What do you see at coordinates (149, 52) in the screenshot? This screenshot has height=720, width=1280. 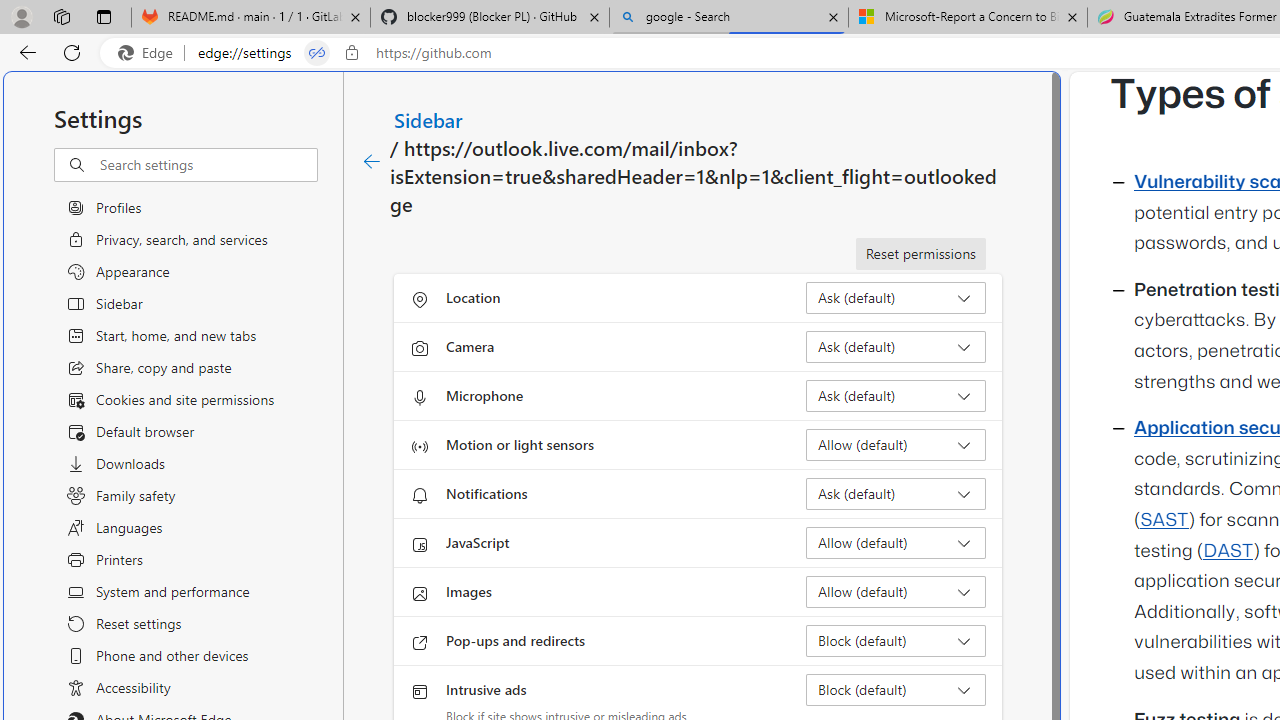 I see `'Edge'` at bounding box center [149, 52].